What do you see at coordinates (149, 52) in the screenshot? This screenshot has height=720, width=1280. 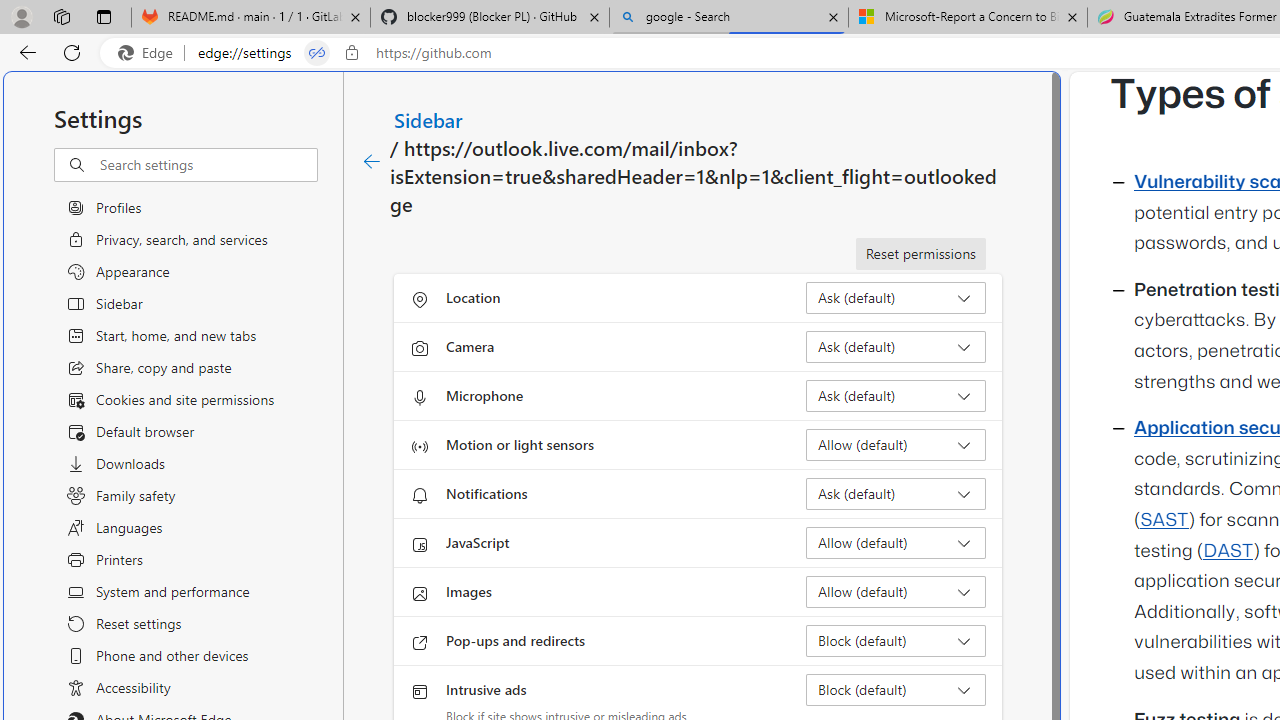 I see `'Edge'` at bounding box center [149, 52].